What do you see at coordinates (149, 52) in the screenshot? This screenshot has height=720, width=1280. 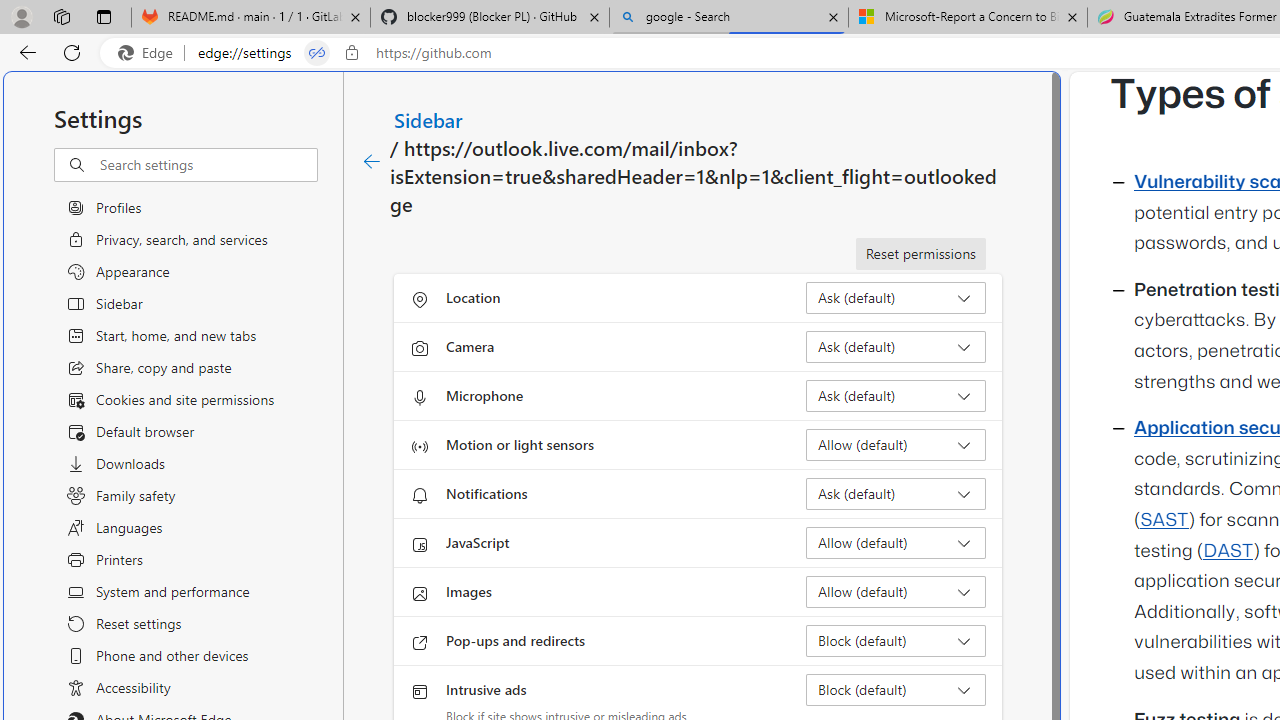 I see `'Edge'` at bounding box center [149, 52].